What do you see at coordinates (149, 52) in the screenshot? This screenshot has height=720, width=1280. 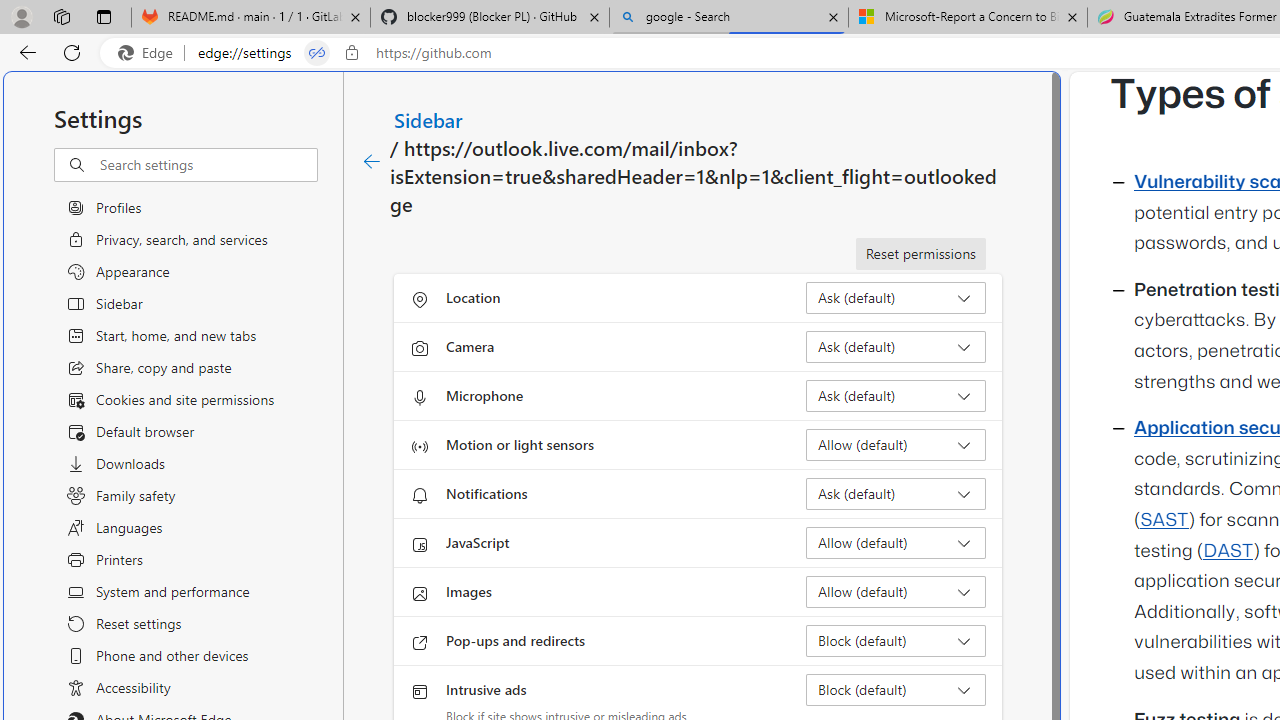 I see `'Edge'` at bounding box center [149, 52].